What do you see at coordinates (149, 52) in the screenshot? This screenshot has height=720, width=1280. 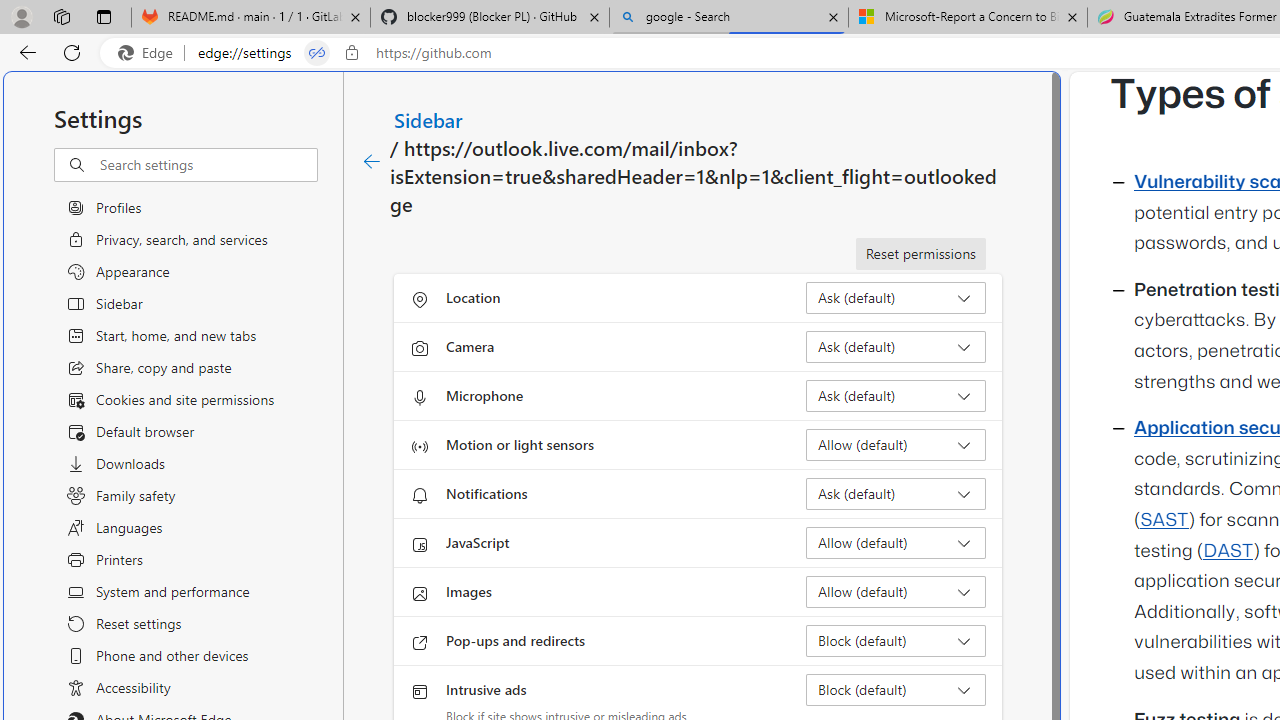 I see `'Edge'` at bounding box center [149, 52].